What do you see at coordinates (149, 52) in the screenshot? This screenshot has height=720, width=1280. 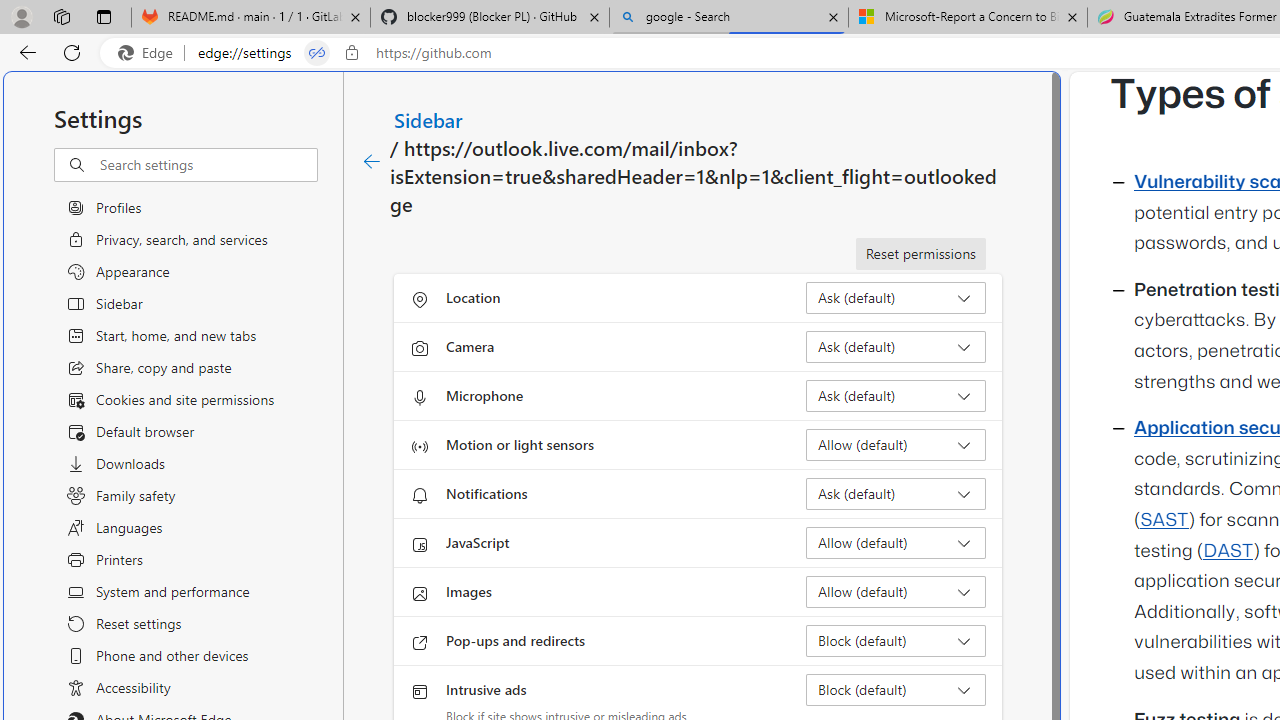 I see `'Edge'` at bounding box center [149, 52].